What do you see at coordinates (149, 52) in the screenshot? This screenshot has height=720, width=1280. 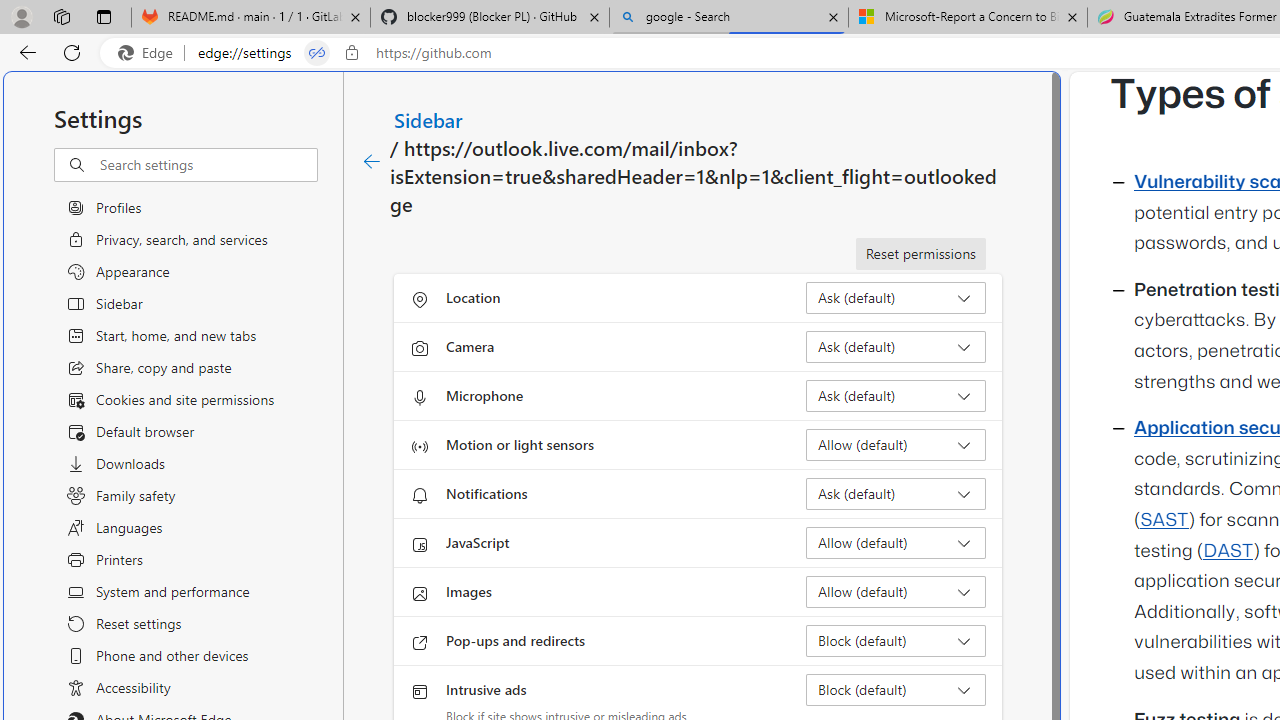 I see `'Edge'` at bounding box center [149, 52].